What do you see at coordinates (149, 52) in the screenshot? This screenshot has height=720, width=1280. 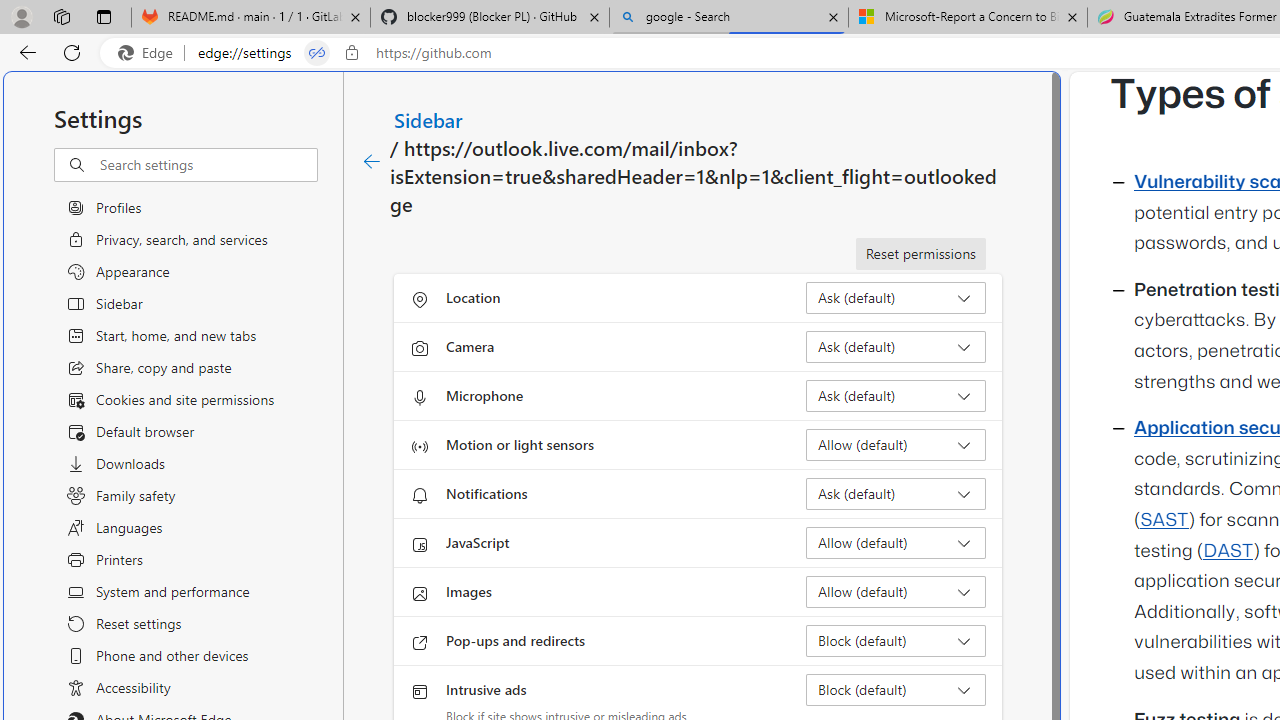 I see `'Edge'` at bounding box center [149, 52].